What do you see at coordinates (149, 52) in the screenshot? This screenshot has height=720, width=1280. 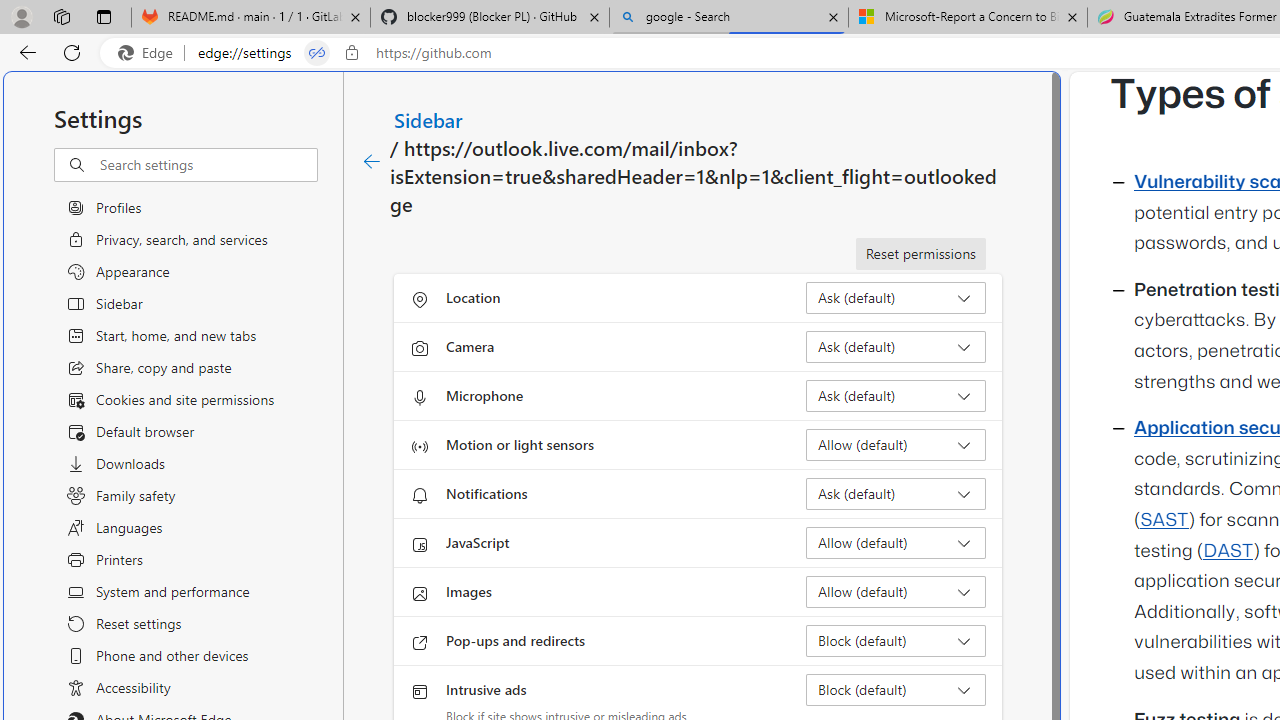 I see `'Edge'` at bounding box center [149, 52].